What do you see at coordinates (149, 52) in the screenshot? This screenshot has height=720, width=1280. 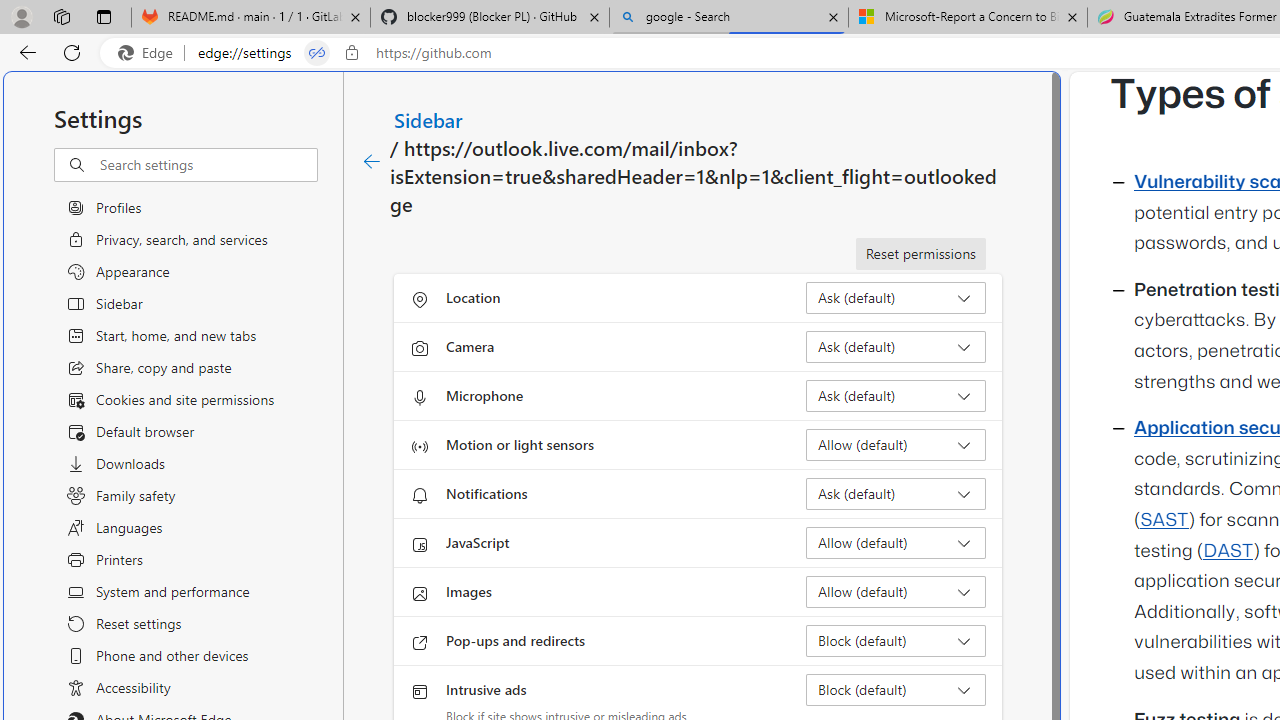 I see `'Edge'` at bounding box center [149, 52].